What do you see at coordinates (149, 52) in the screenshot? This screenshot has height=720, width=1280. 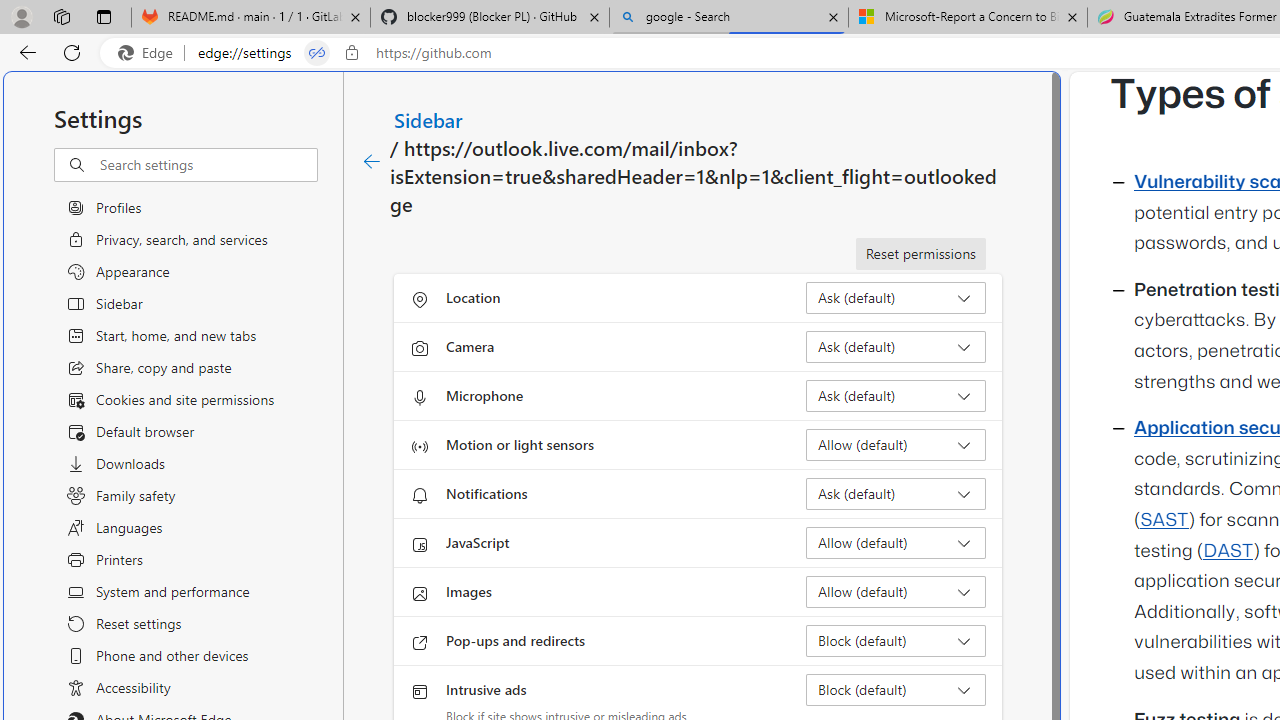 I see `'Edge'` at bounding box center [149, 52].